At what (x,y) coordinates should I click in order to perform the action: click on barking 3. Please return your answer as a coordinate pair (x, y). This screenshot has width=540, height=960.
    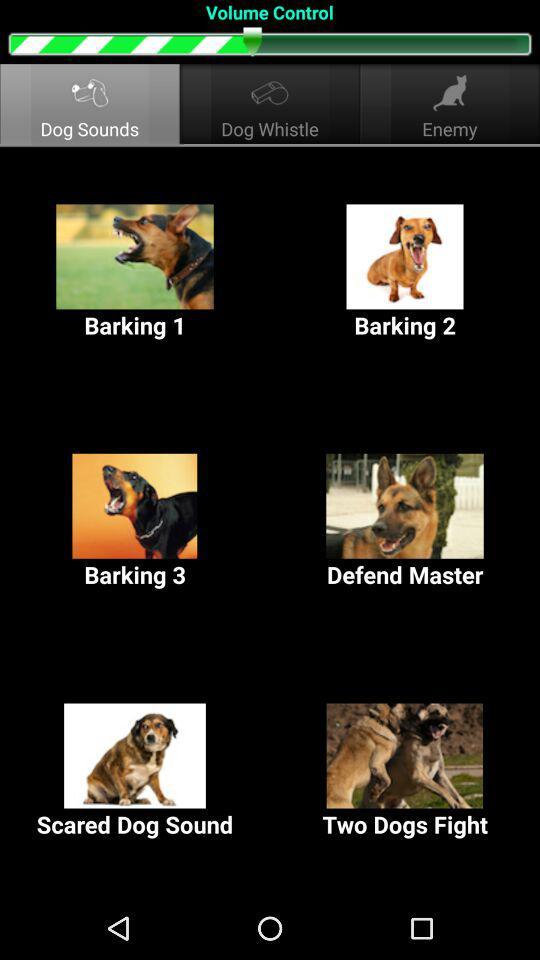
    Looking at the image, I should click on (135, 521).